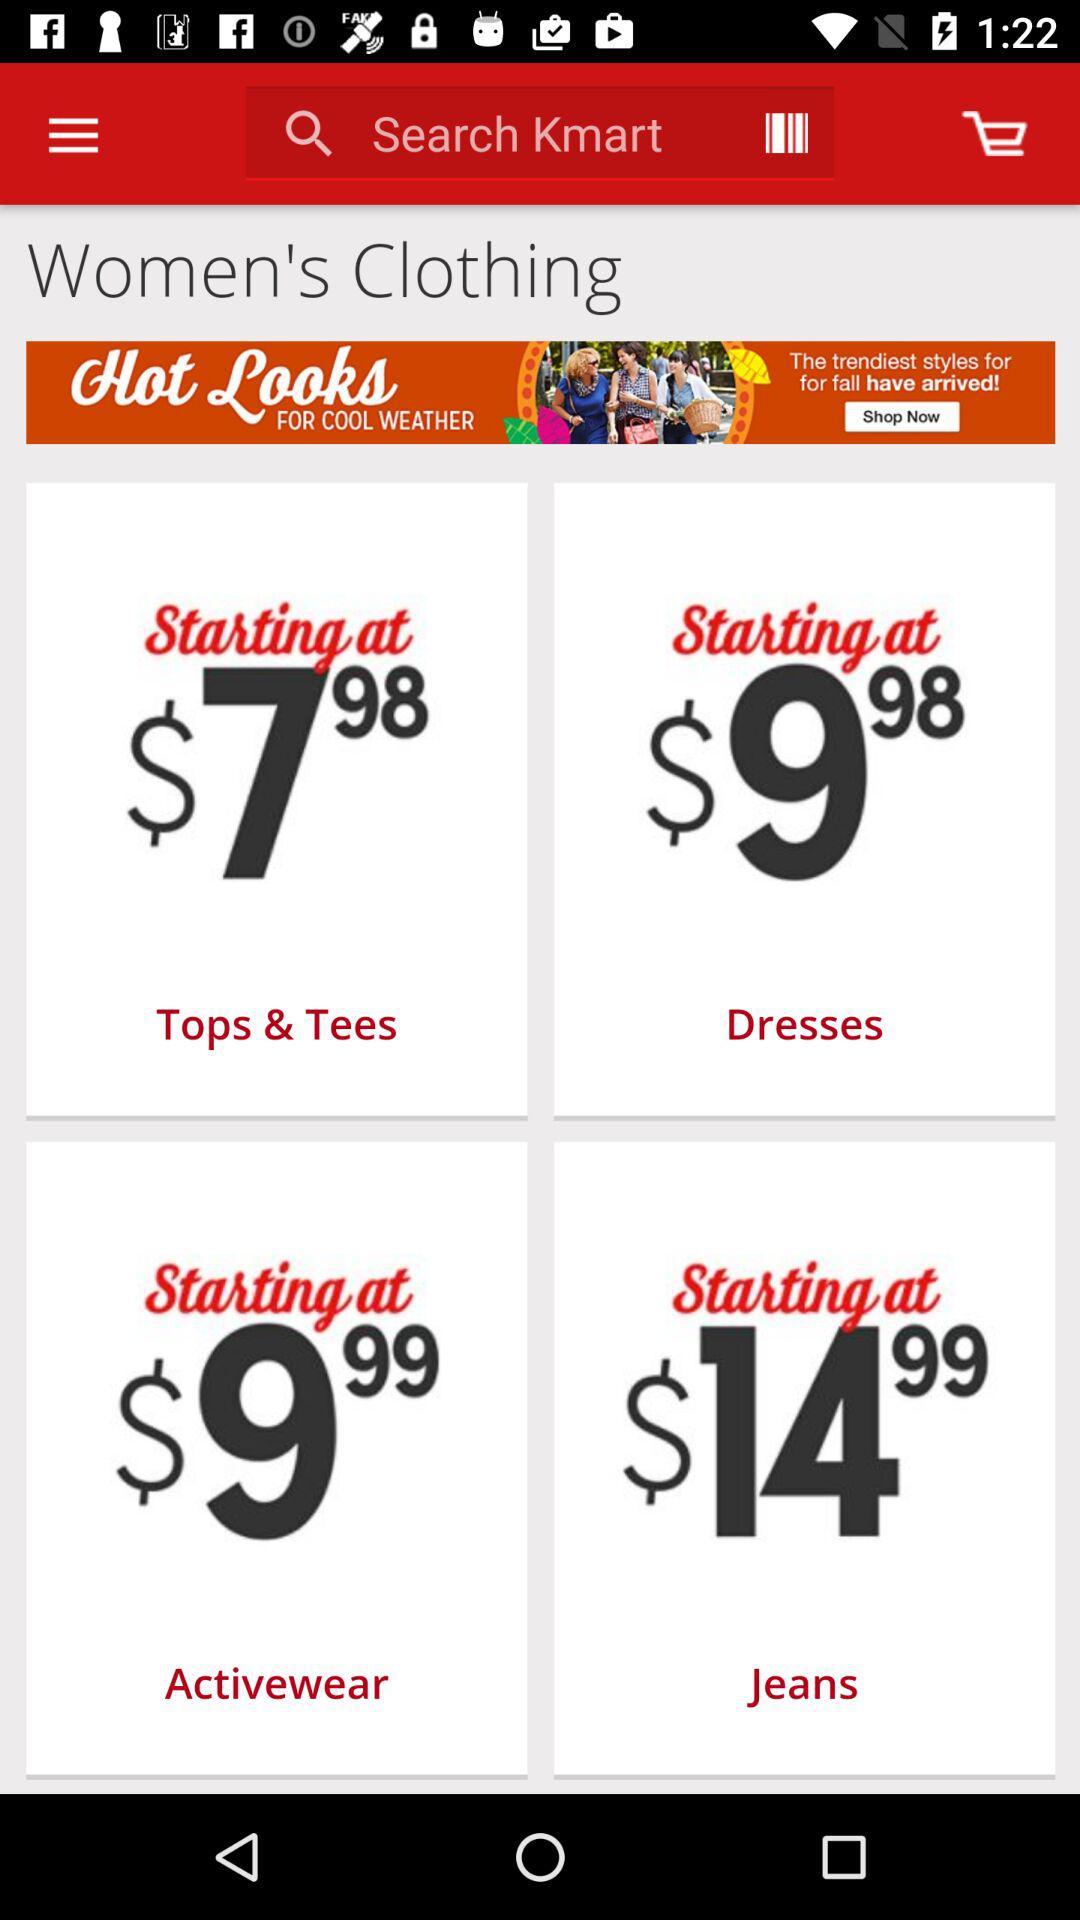 This screenshot has height=1920, width=1080. What do you see at coordinates (994, 132) in the screenshot?
I see `purchase option` at bounding box center [994, 132].